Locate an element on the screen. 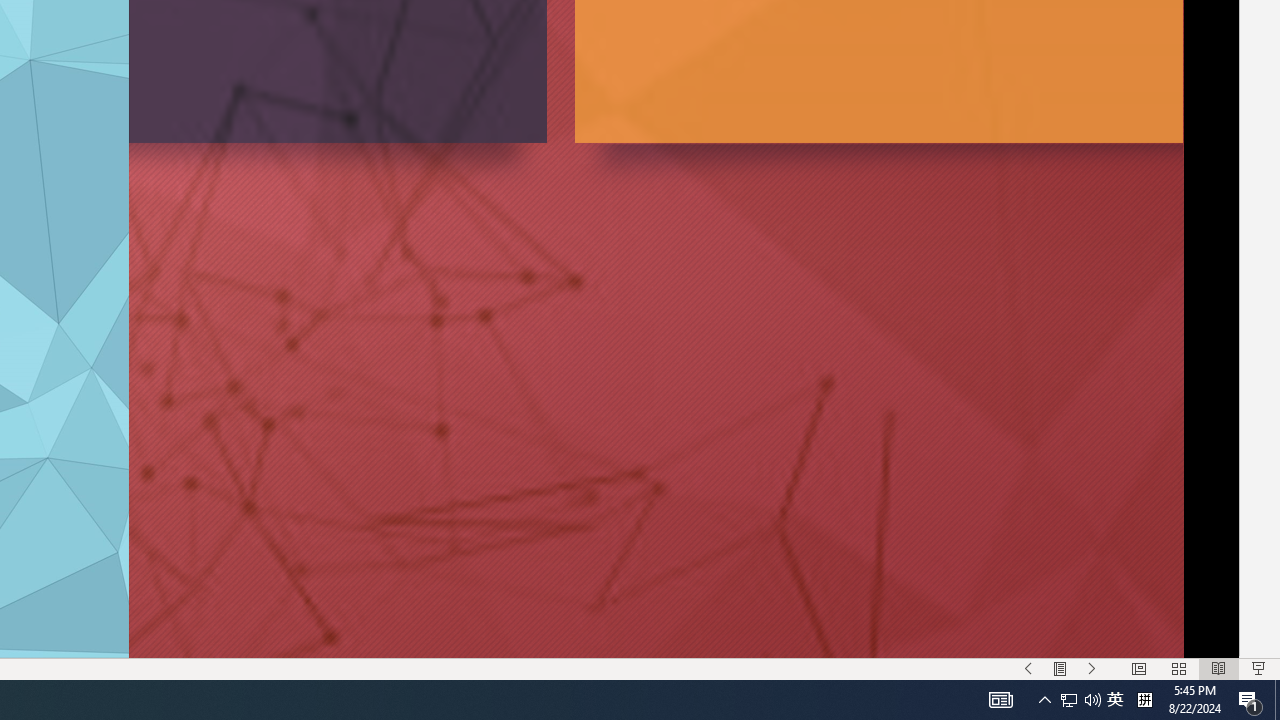 The height and width of the screenshot is (720, 1280). 'Slide Show Previous On' is located at coordinates (1028, 669).